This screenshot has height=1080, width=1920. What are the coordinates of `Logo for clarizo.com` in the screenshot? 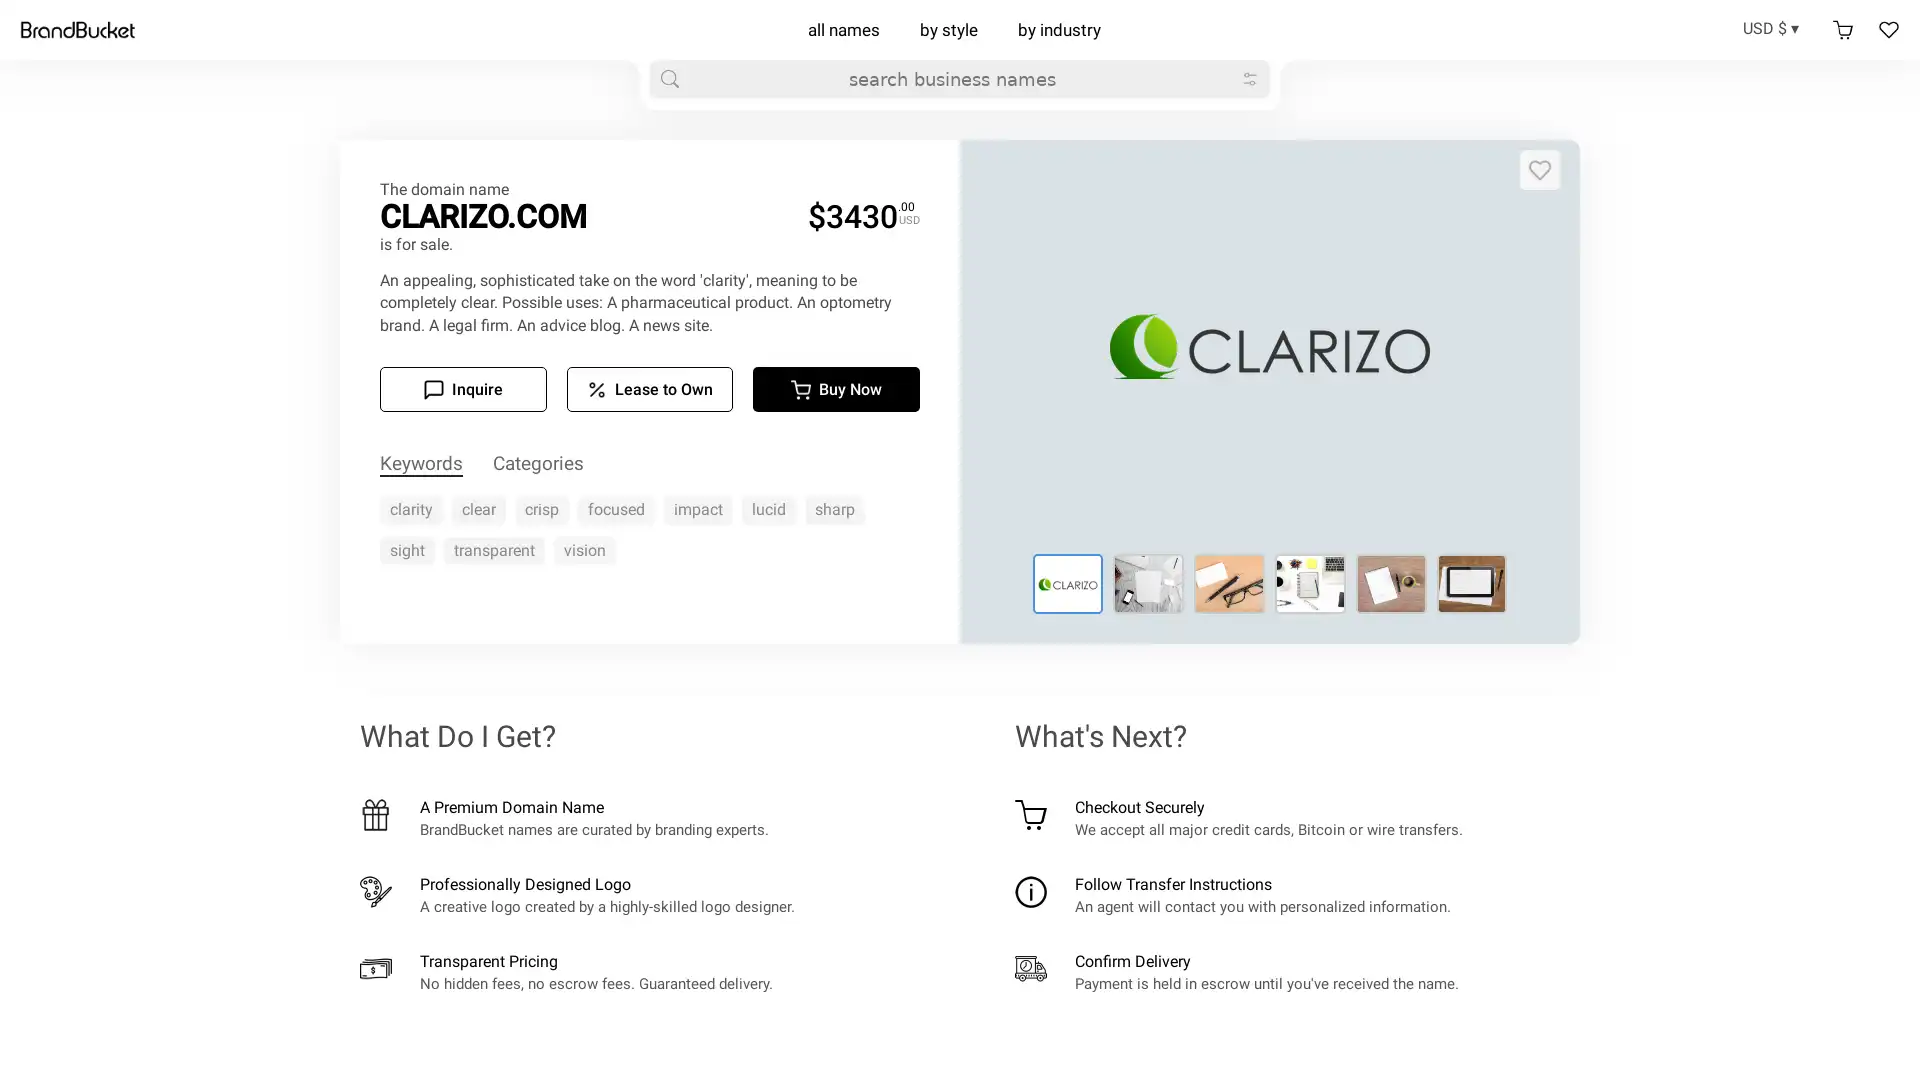 It's located at (1148, 583).